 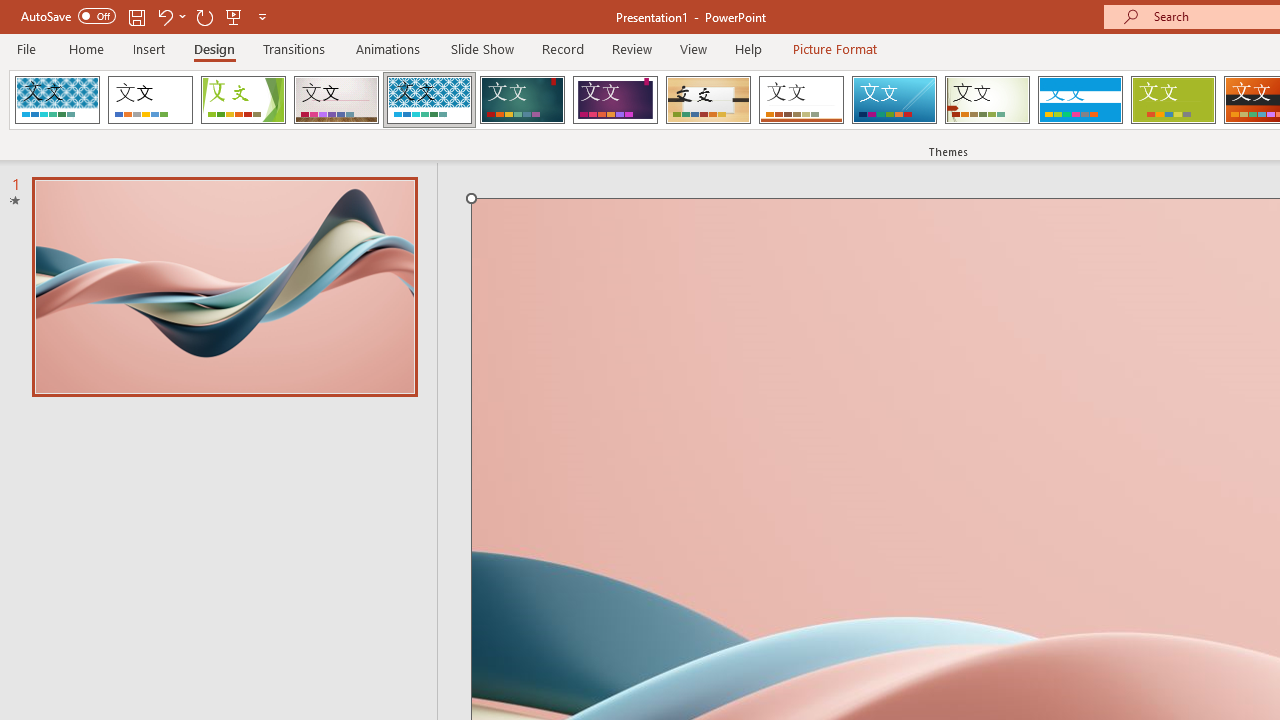 What do you see at coordinates (987, 100) in the screenshot?
I see `'Wisp'` at bounding box center [987, 100].